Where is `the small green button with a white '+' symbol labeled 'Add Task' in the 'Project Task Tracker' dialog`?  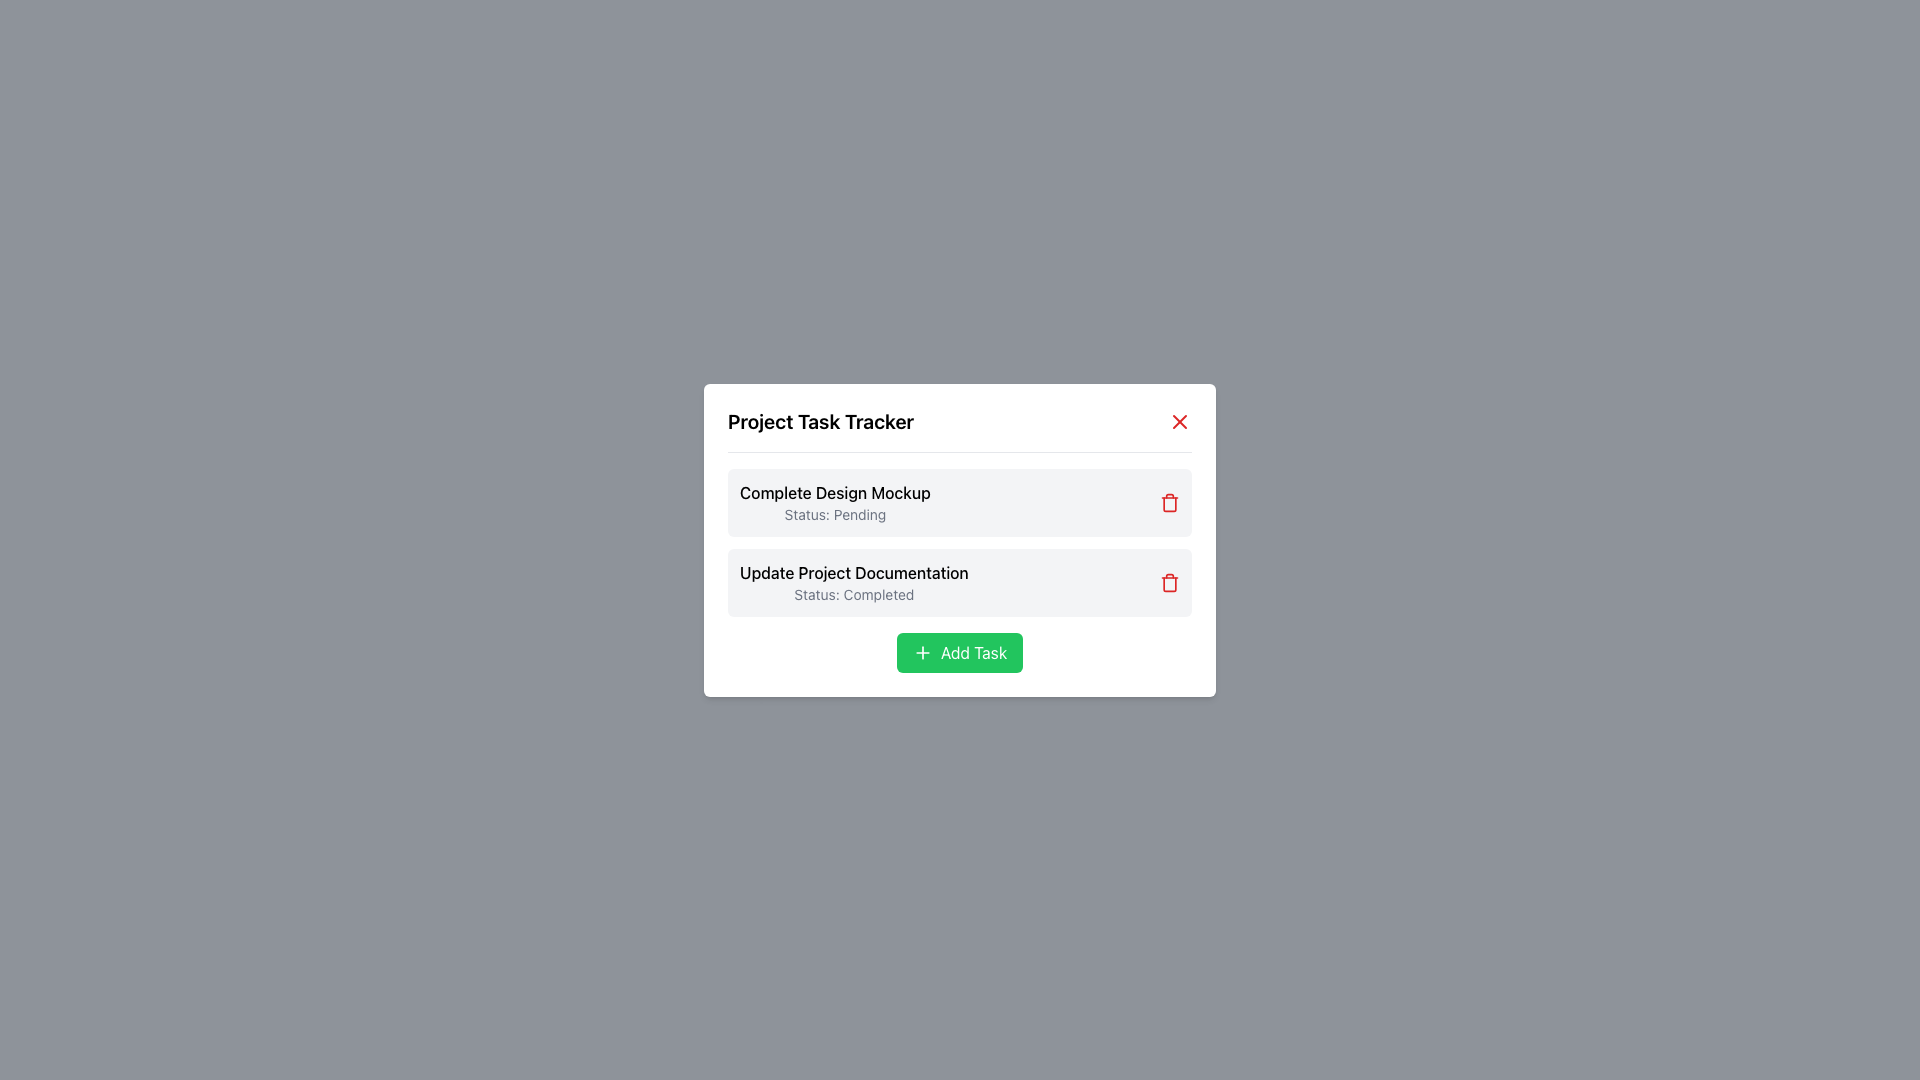 the small green button with a white '+' symbol labeled 'Add Task' in the 'Project Task Tracker' dialog is located at coordinates (921, 652).